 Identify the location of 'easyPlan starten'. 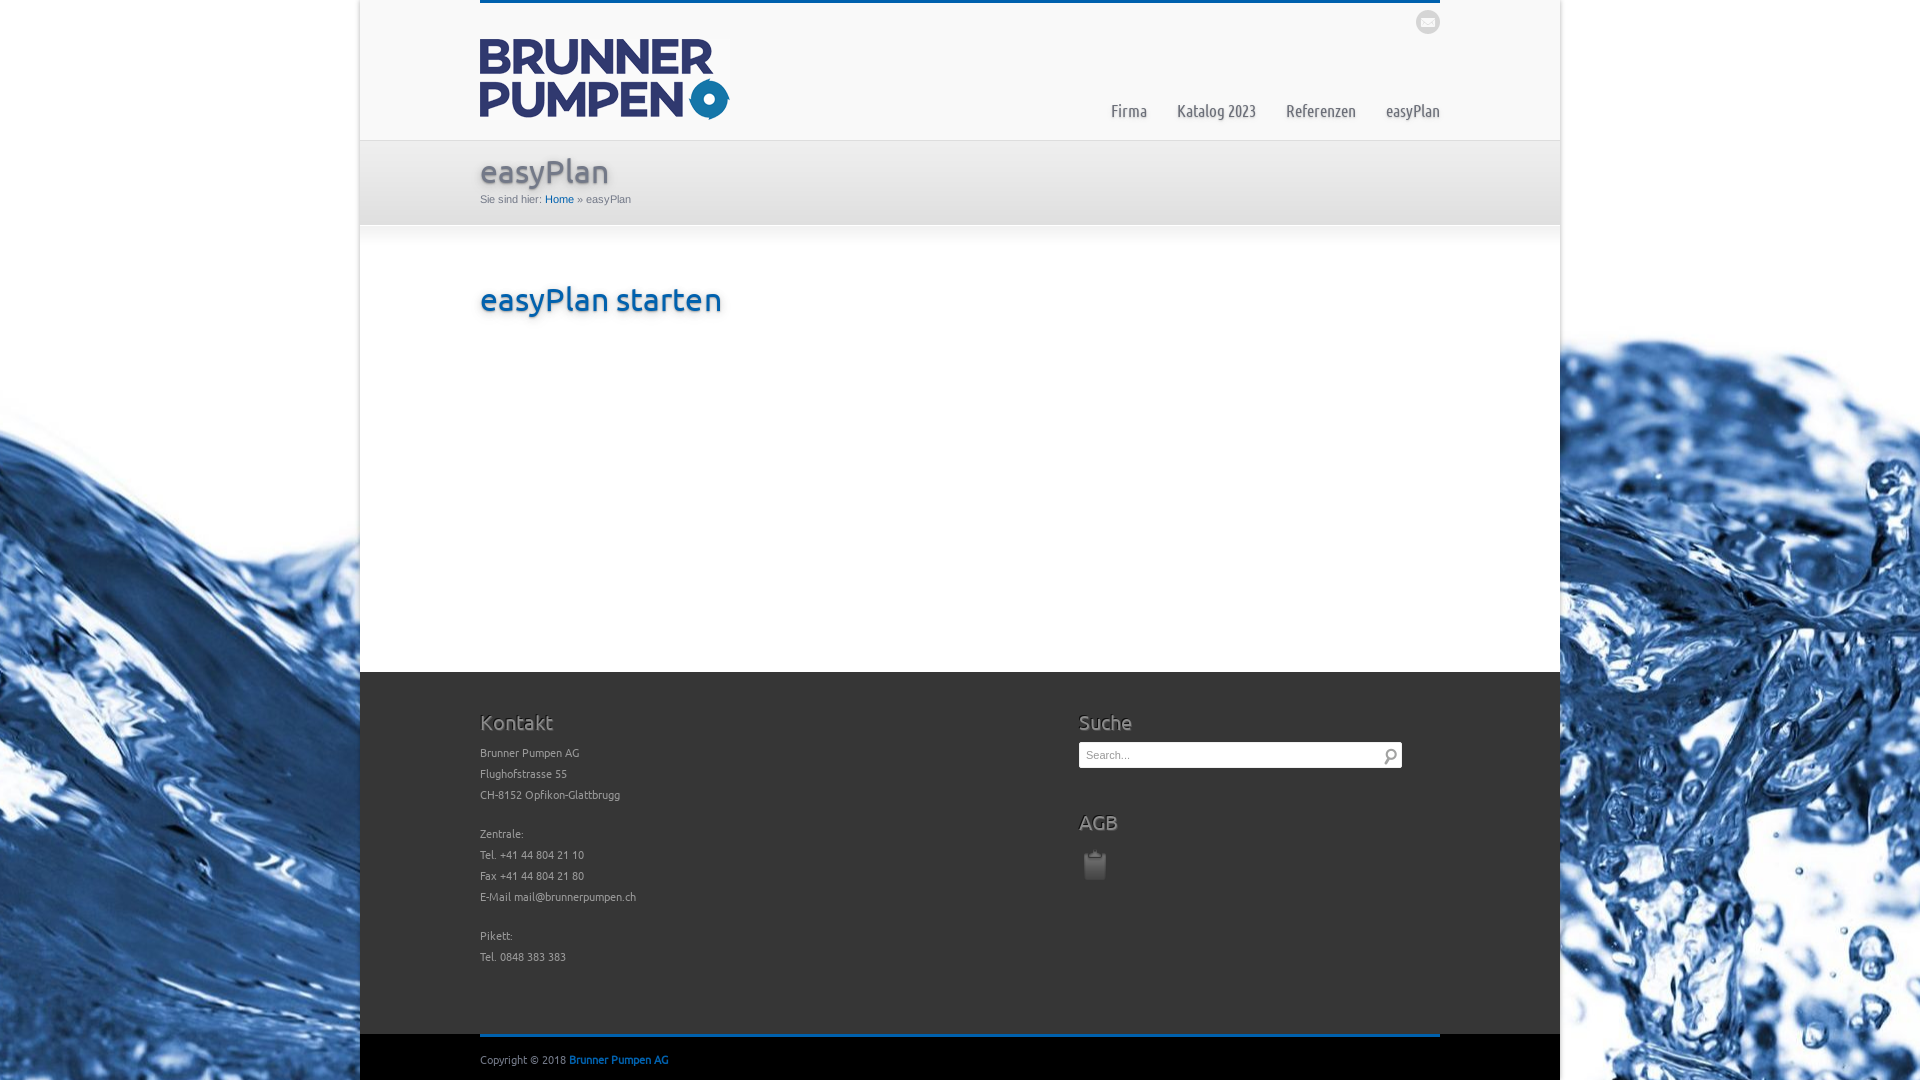
(599, 298).